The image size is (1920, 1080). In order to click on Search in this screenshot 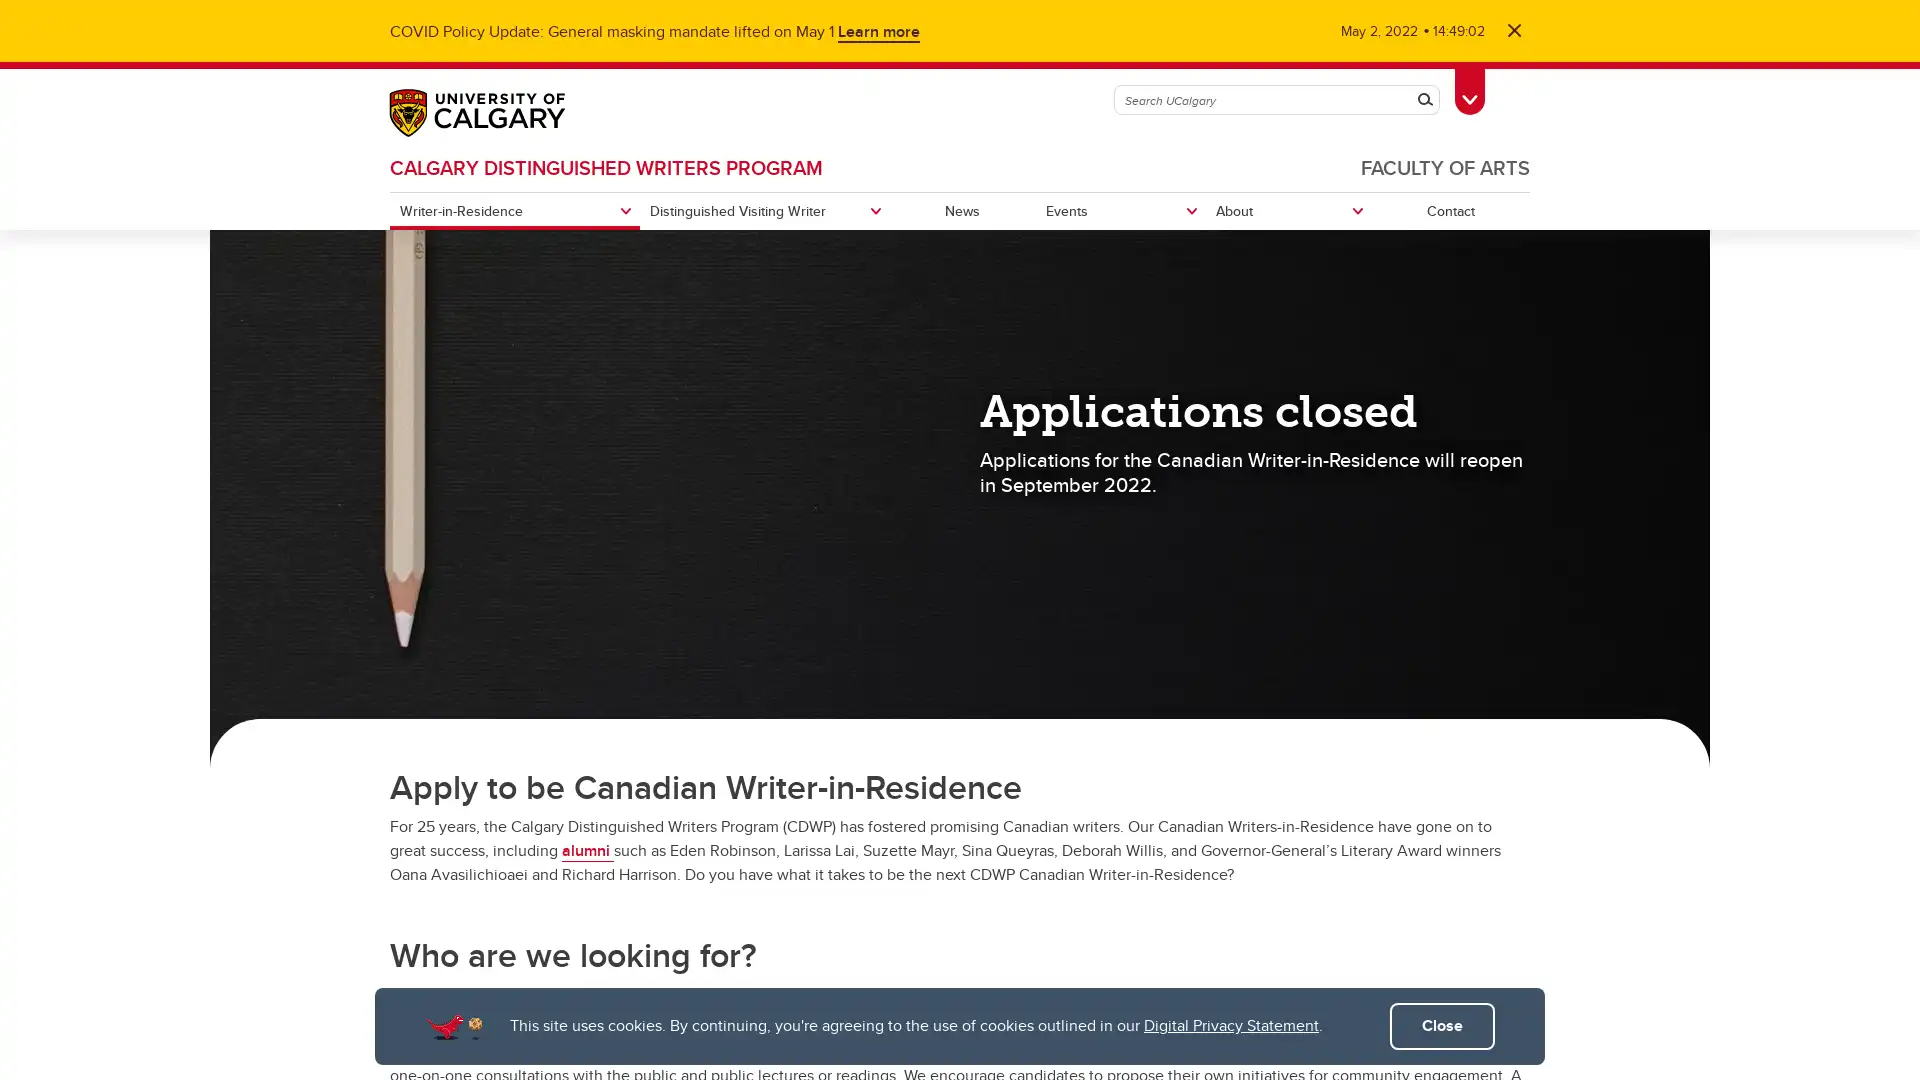, I will do `click(1424, 100)`.